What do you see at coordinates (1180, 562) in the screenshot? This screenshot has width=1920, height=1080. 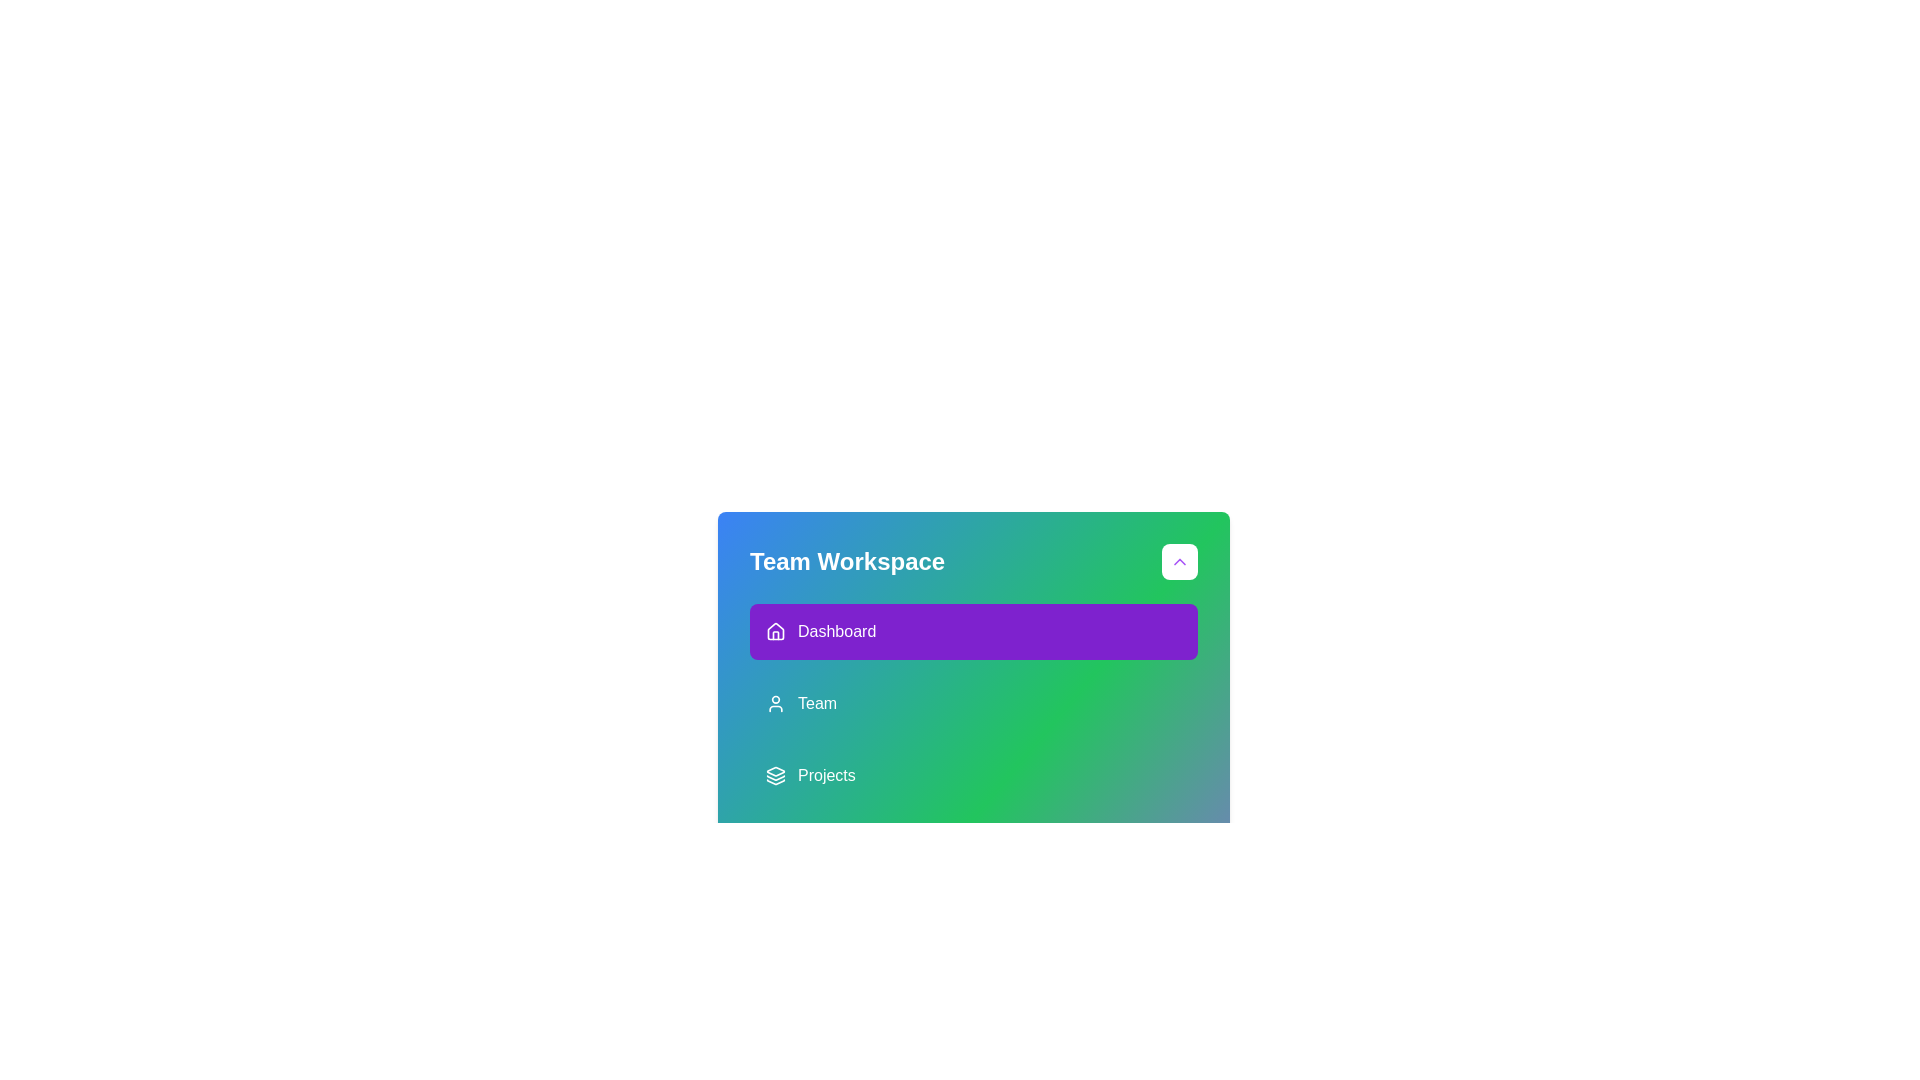 I see `the button with a white background and purple text in the top-right corner of the 'Team Workspace' bar` at bounding box center [1180, 562].